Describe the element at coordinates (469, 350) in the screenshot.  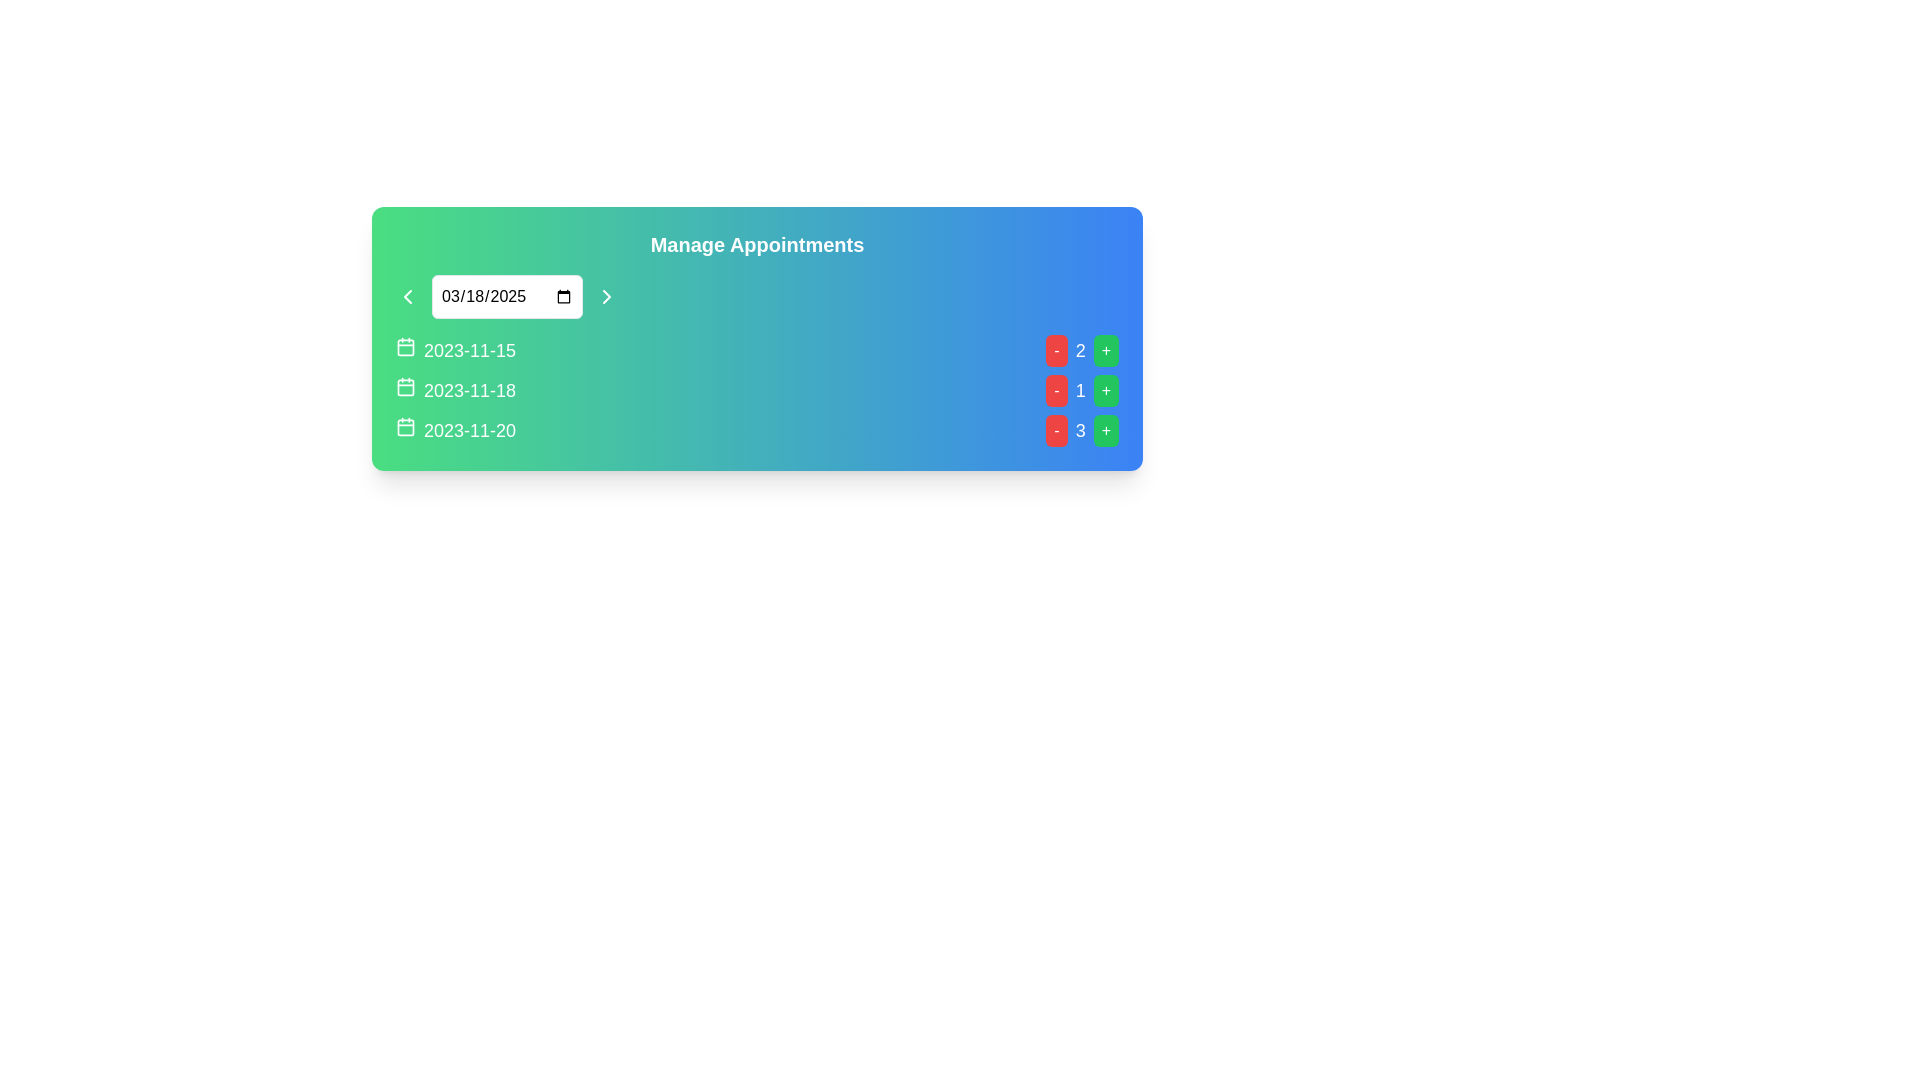
I see `the text label displaying the date '2023-11-15', which is positioned in the upper left section of the interface within a green background block and adjacent to a calendar icon` at that location.